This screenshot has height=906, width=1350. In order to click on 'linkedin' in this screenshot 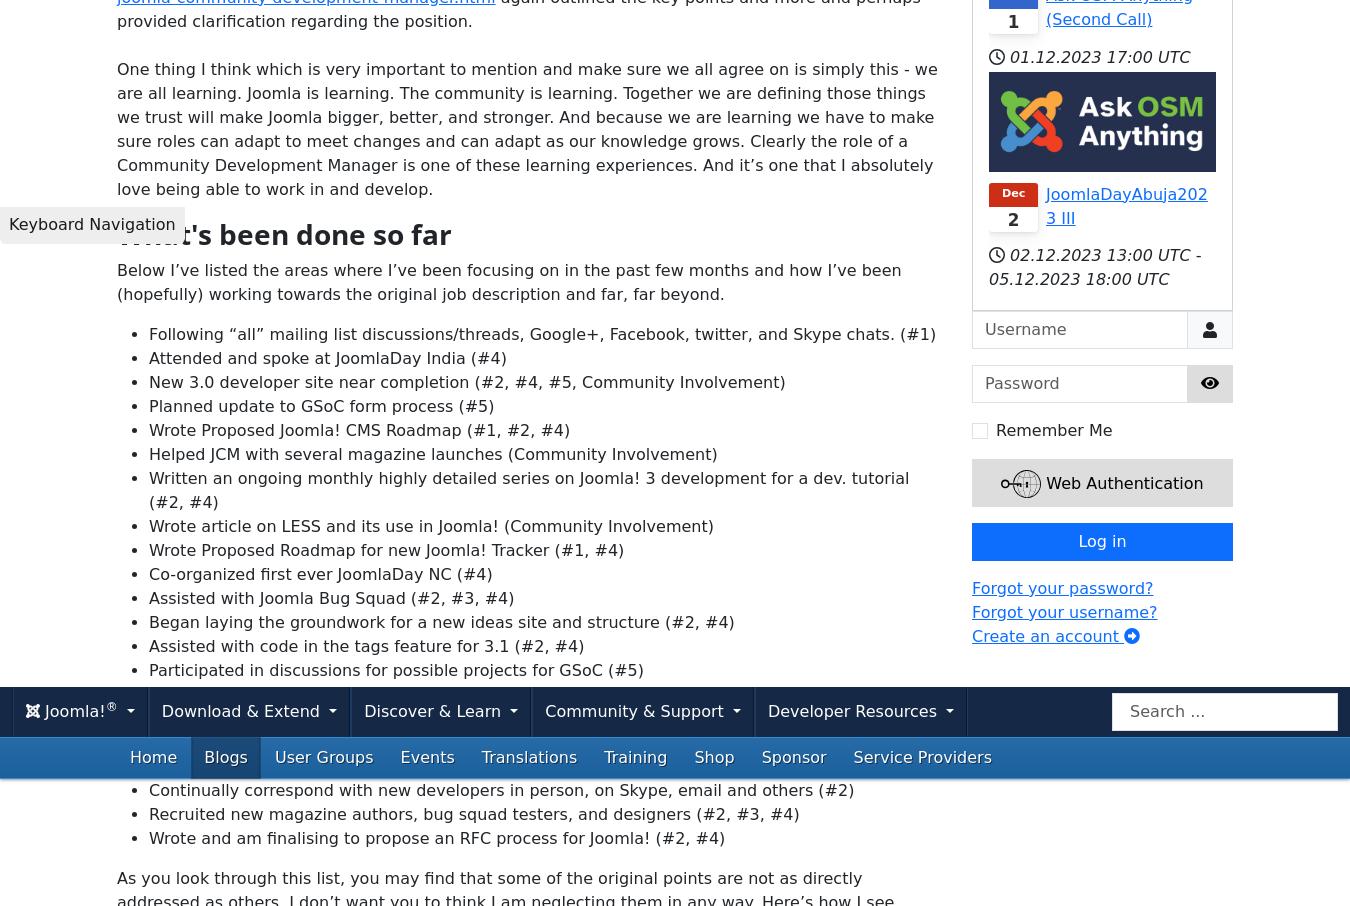, I will do `click(706, 654)`.